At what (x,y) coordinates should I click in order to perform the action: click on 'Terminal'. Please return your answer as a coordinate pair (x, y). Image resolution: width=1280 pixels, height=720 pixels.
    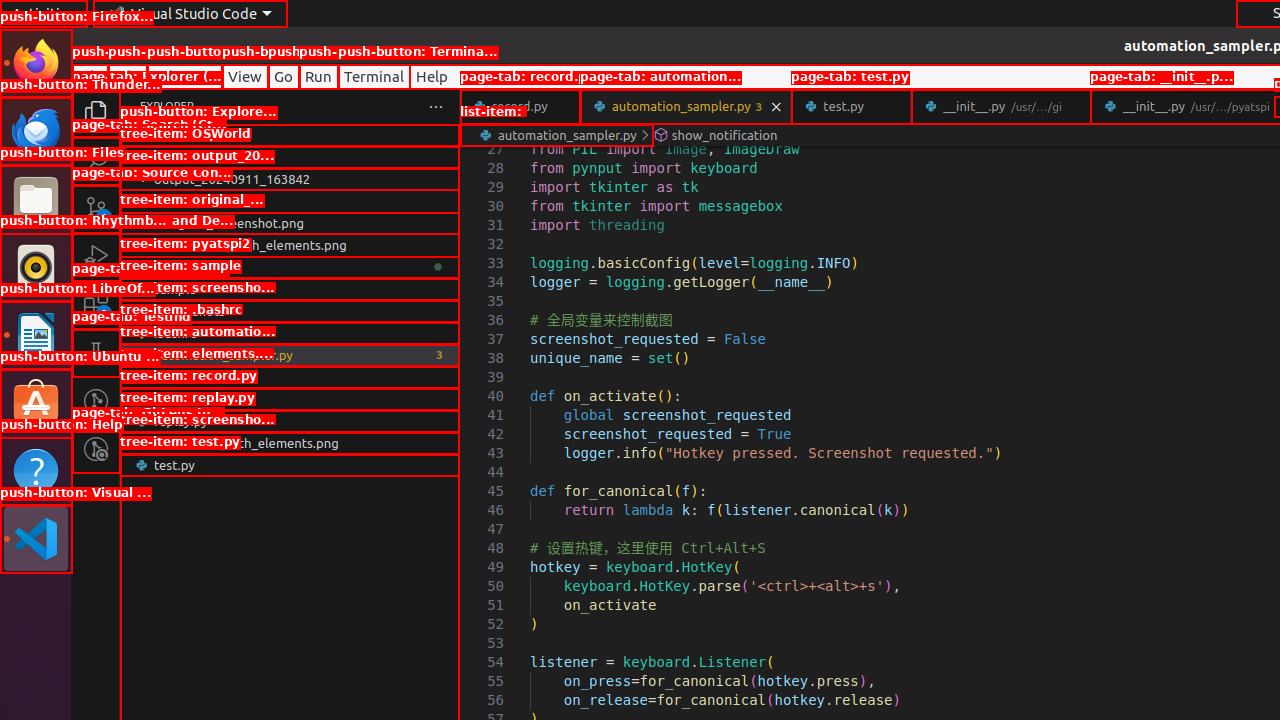
    Looking at the image, I should click on (374, 75).